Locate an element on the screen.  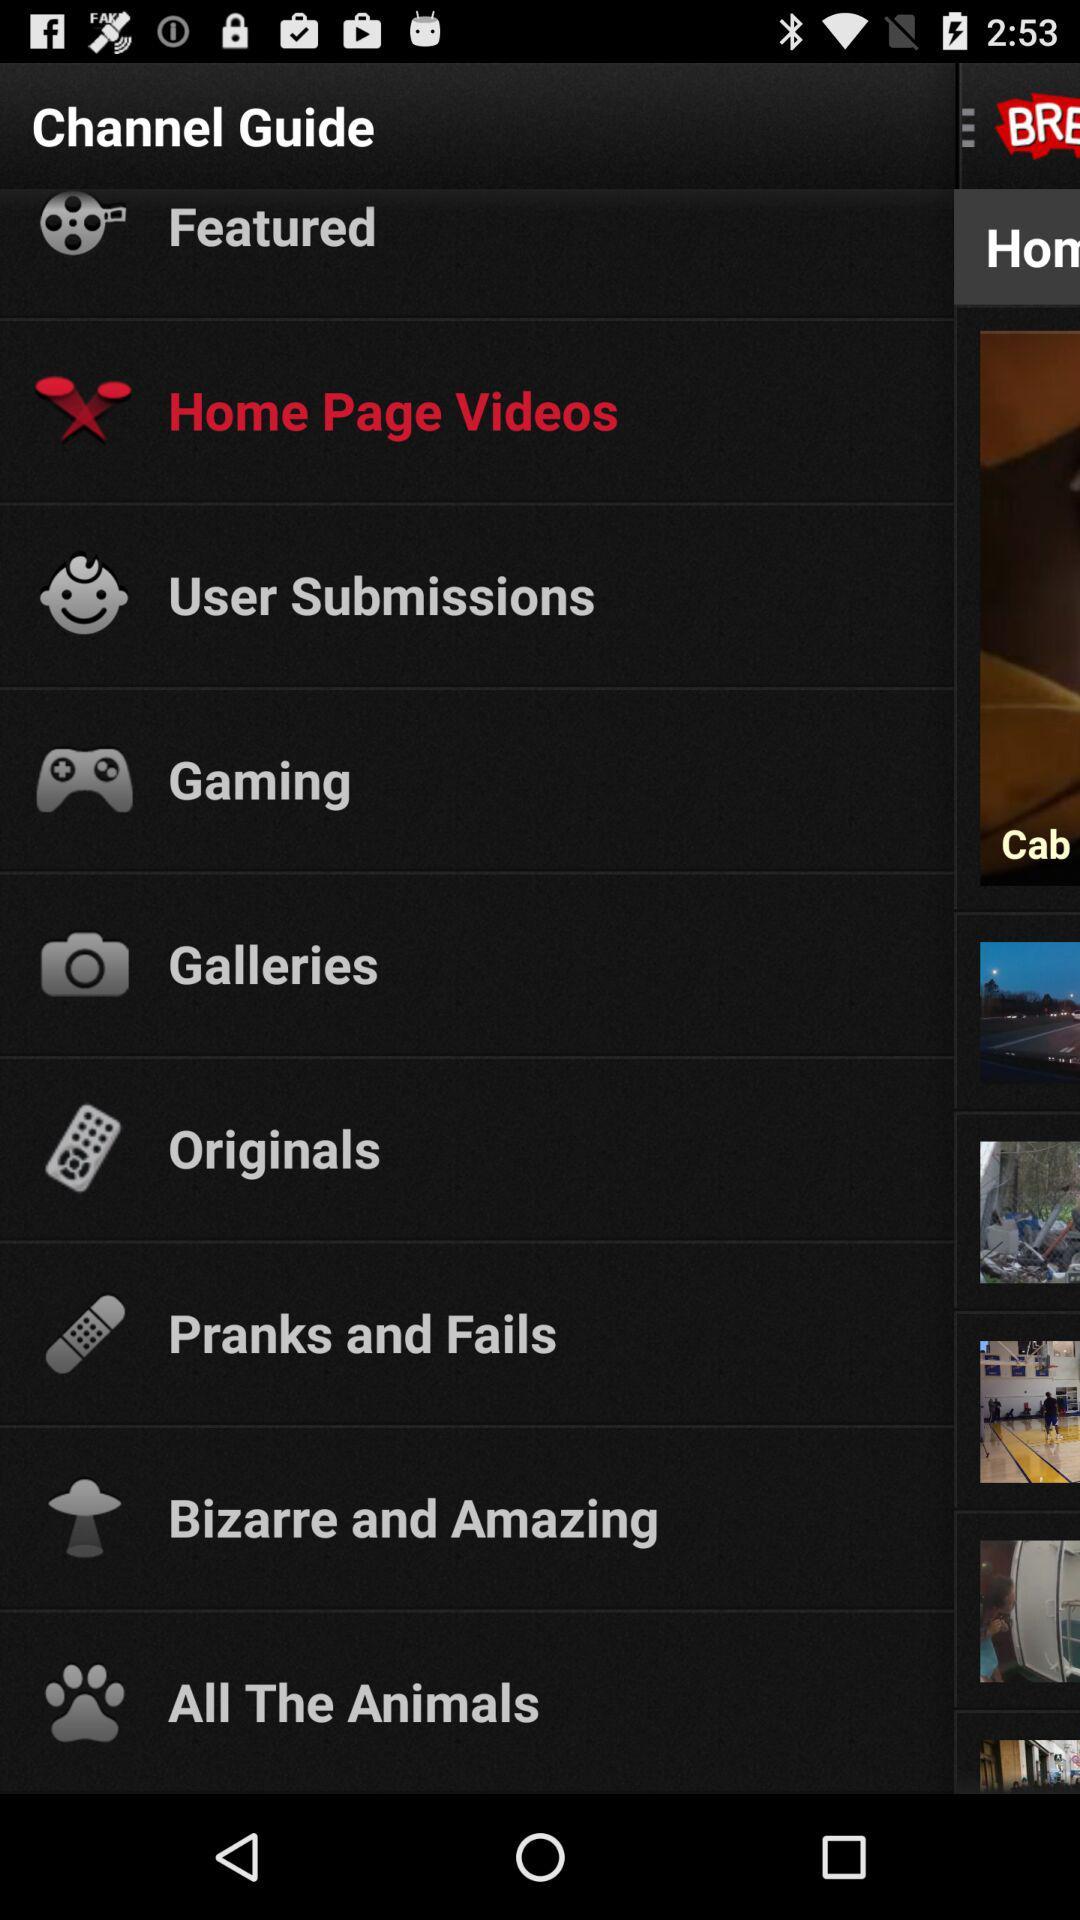
app to the right of bizarre and amazing app is located at coordinates (1017, 1512).